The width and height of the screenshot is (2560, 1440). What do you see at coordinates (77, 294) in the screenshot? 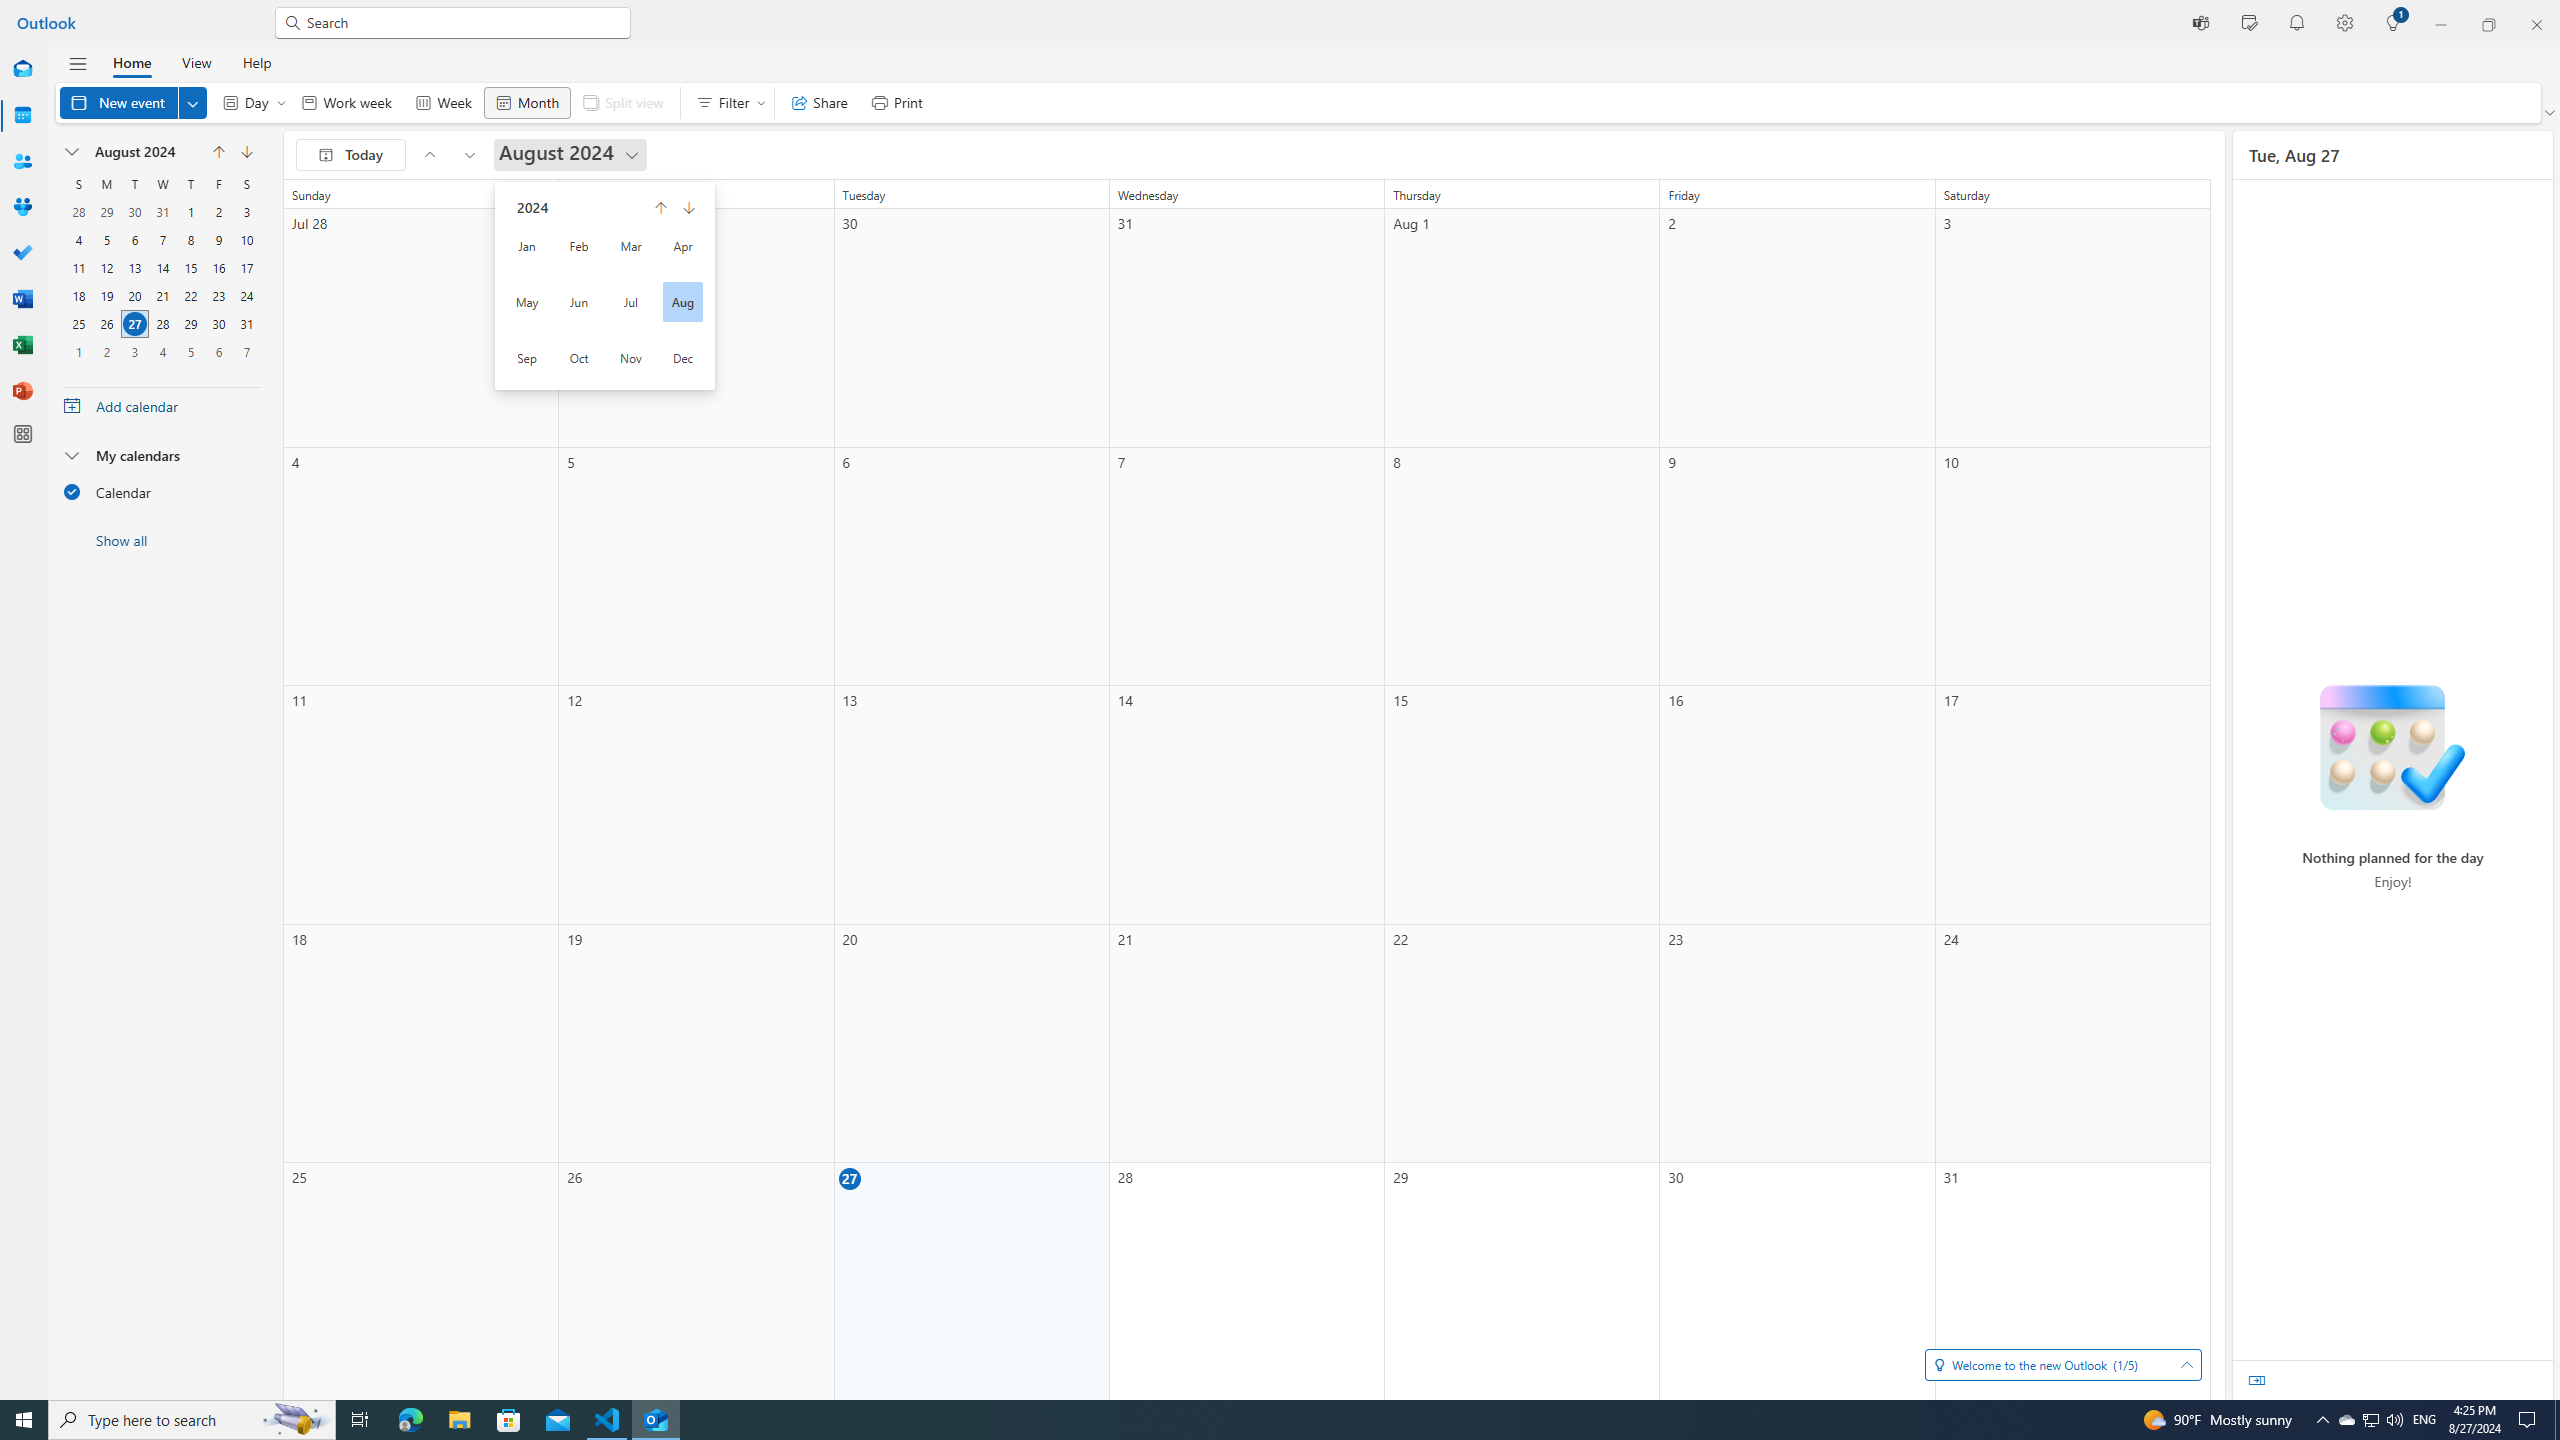
I see `'18, August, 2024'` at bounding box center [77, 294].